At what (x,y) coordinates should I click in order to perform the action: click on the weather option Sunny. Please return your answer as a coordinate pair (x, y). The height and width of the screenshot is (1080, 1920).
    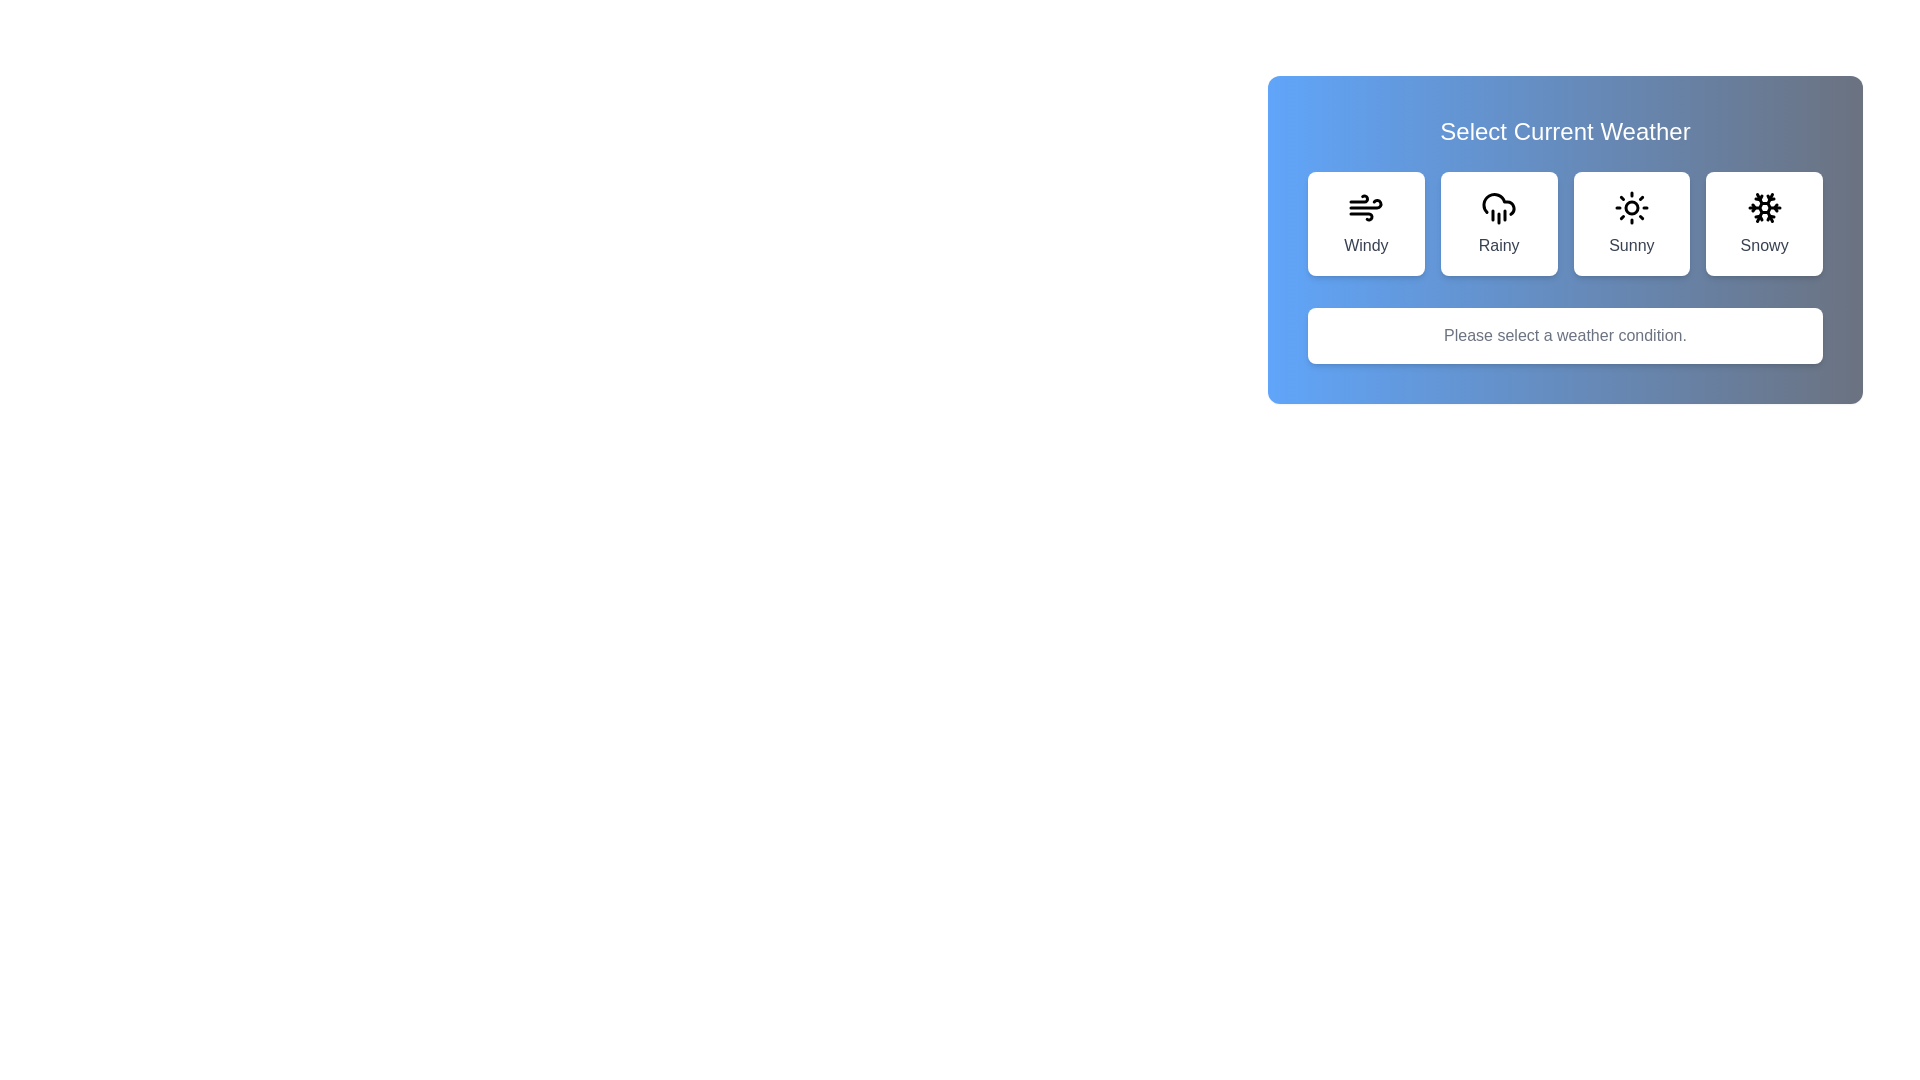
    Looking at the image, I should click on (1631, 223).